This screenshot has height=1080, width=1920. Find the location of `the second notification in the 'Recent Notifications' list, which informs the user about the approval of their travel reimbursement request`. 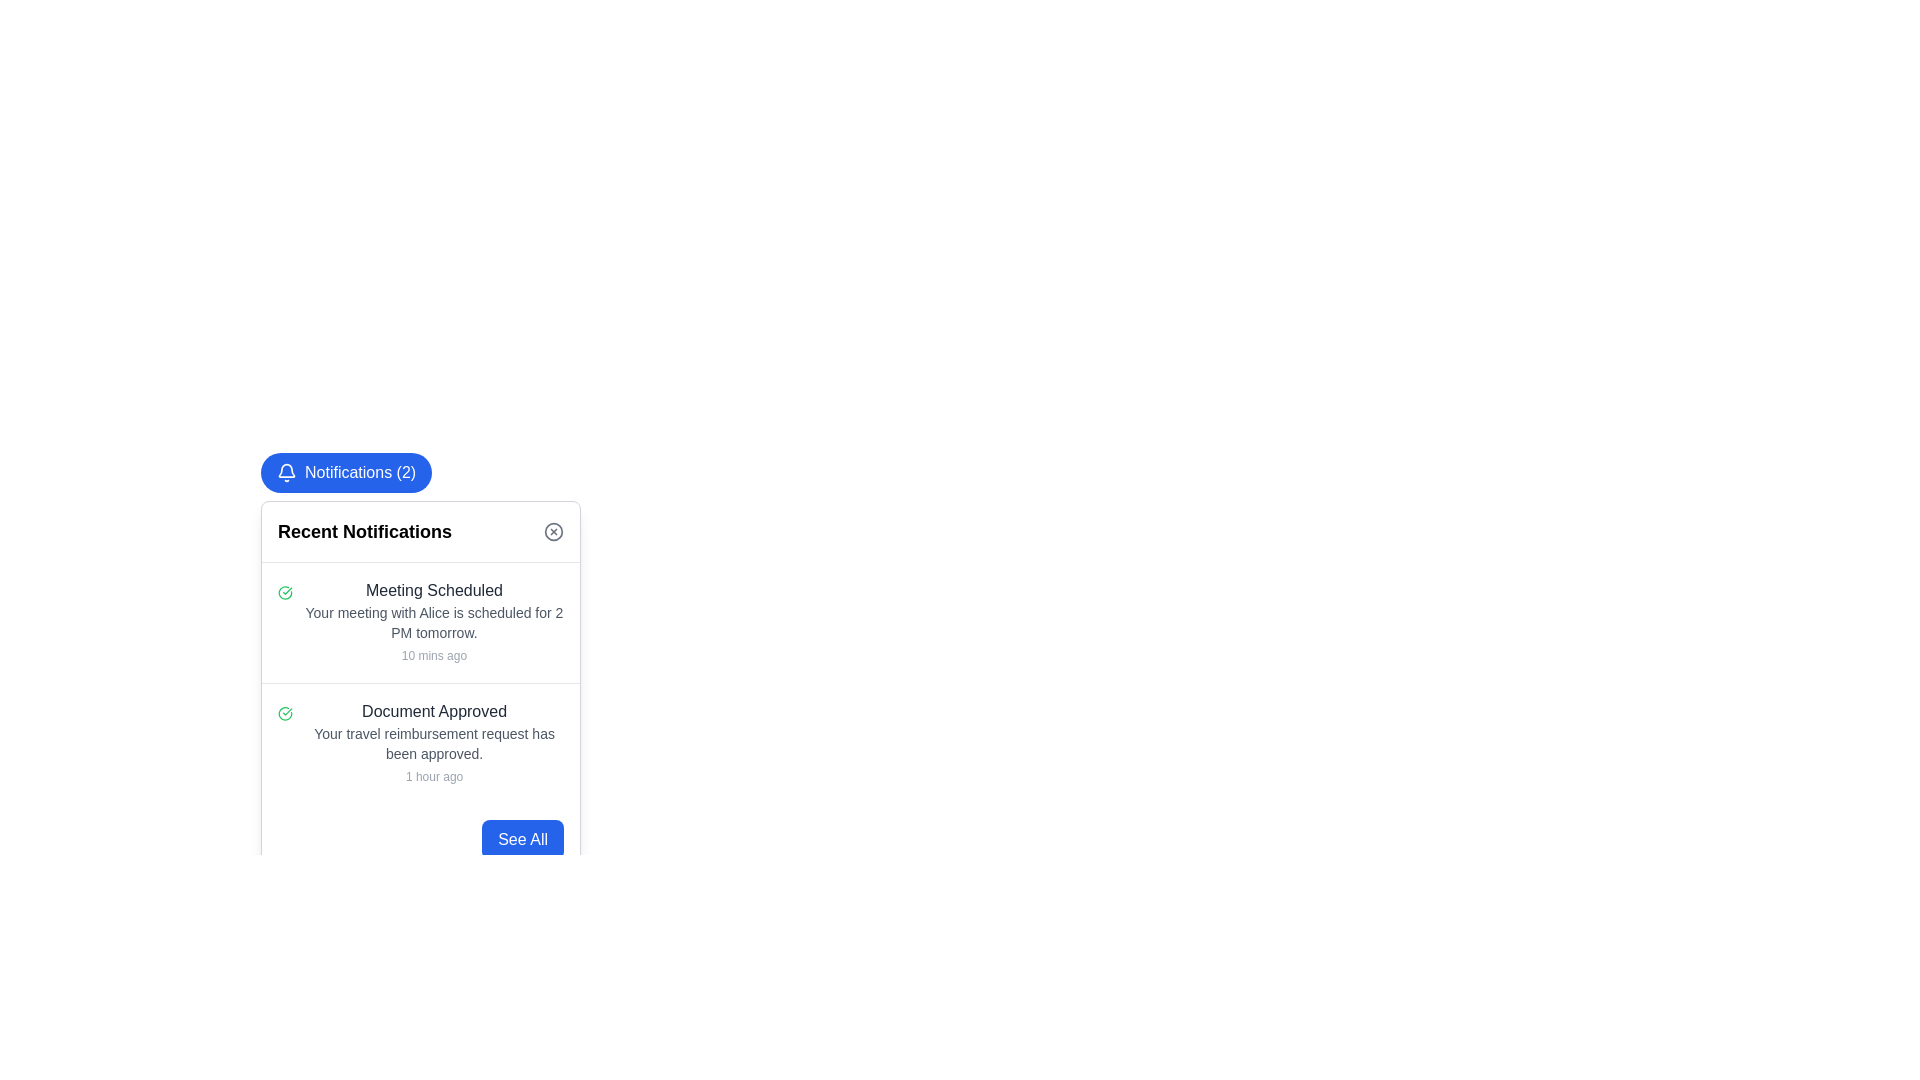

the second notification in the 'Recent Notifications' list, which informs the user about the approval of their travel reimbursement request is located at coordinates (420, 744).